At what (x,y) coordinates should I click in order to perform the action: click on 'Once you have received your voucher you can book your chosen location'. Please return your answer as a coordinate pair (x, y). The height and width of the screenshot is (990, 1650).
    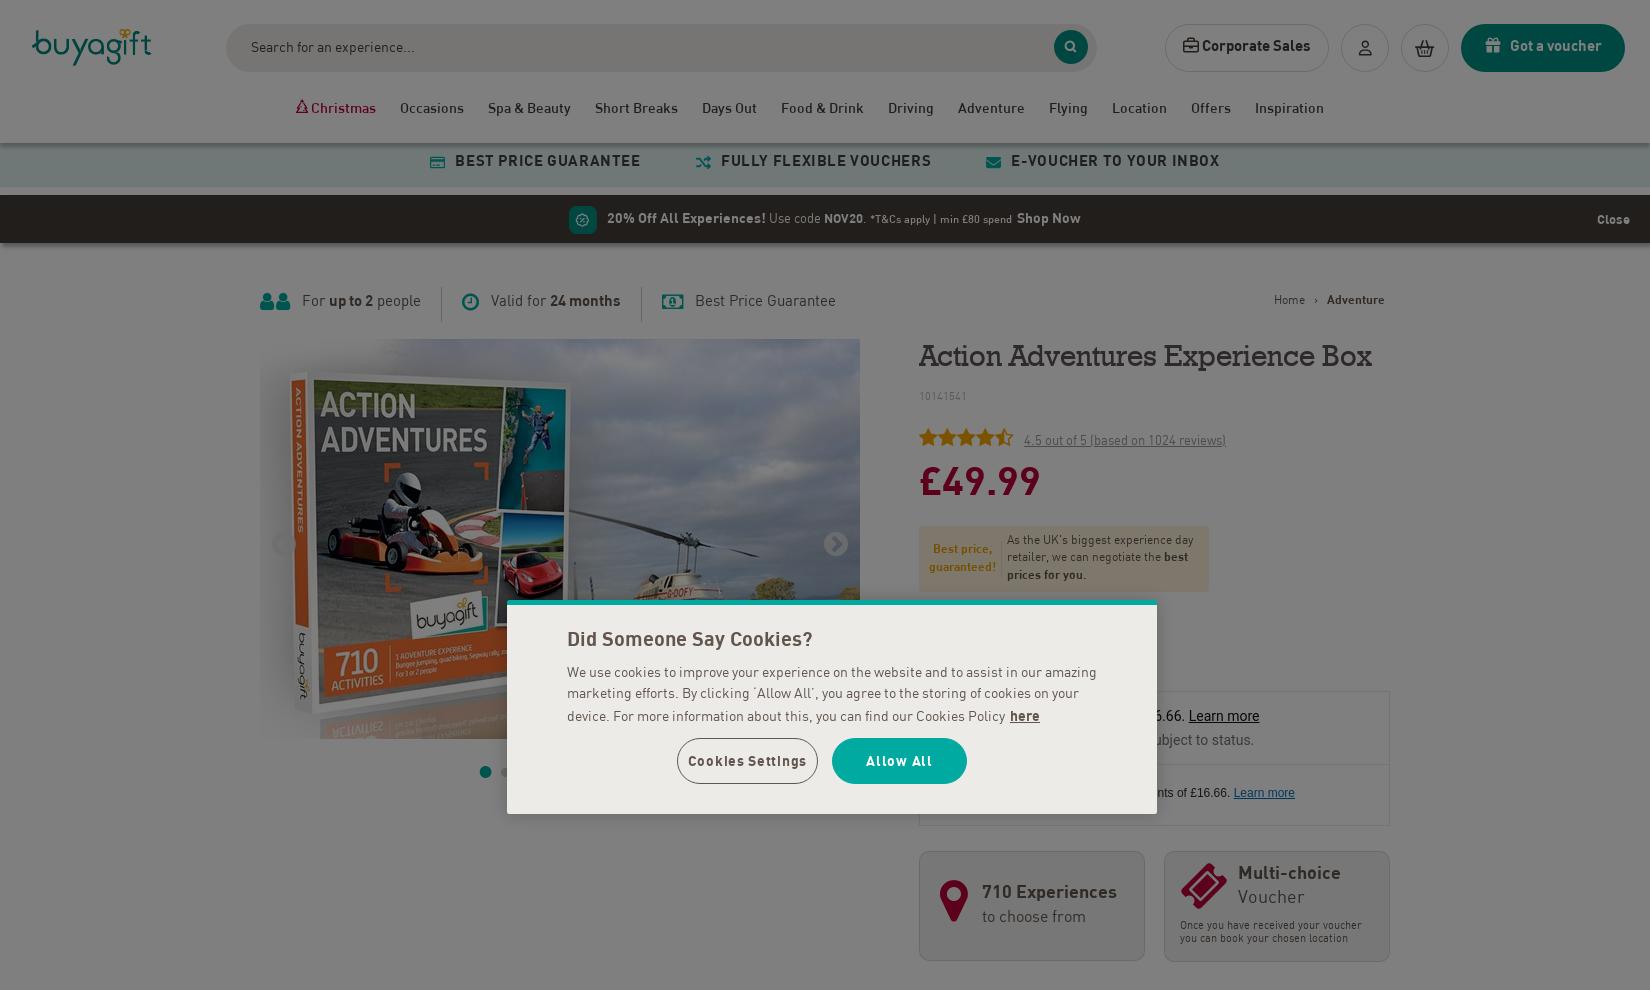
    Looking at the image, I should click on (1269, 925).